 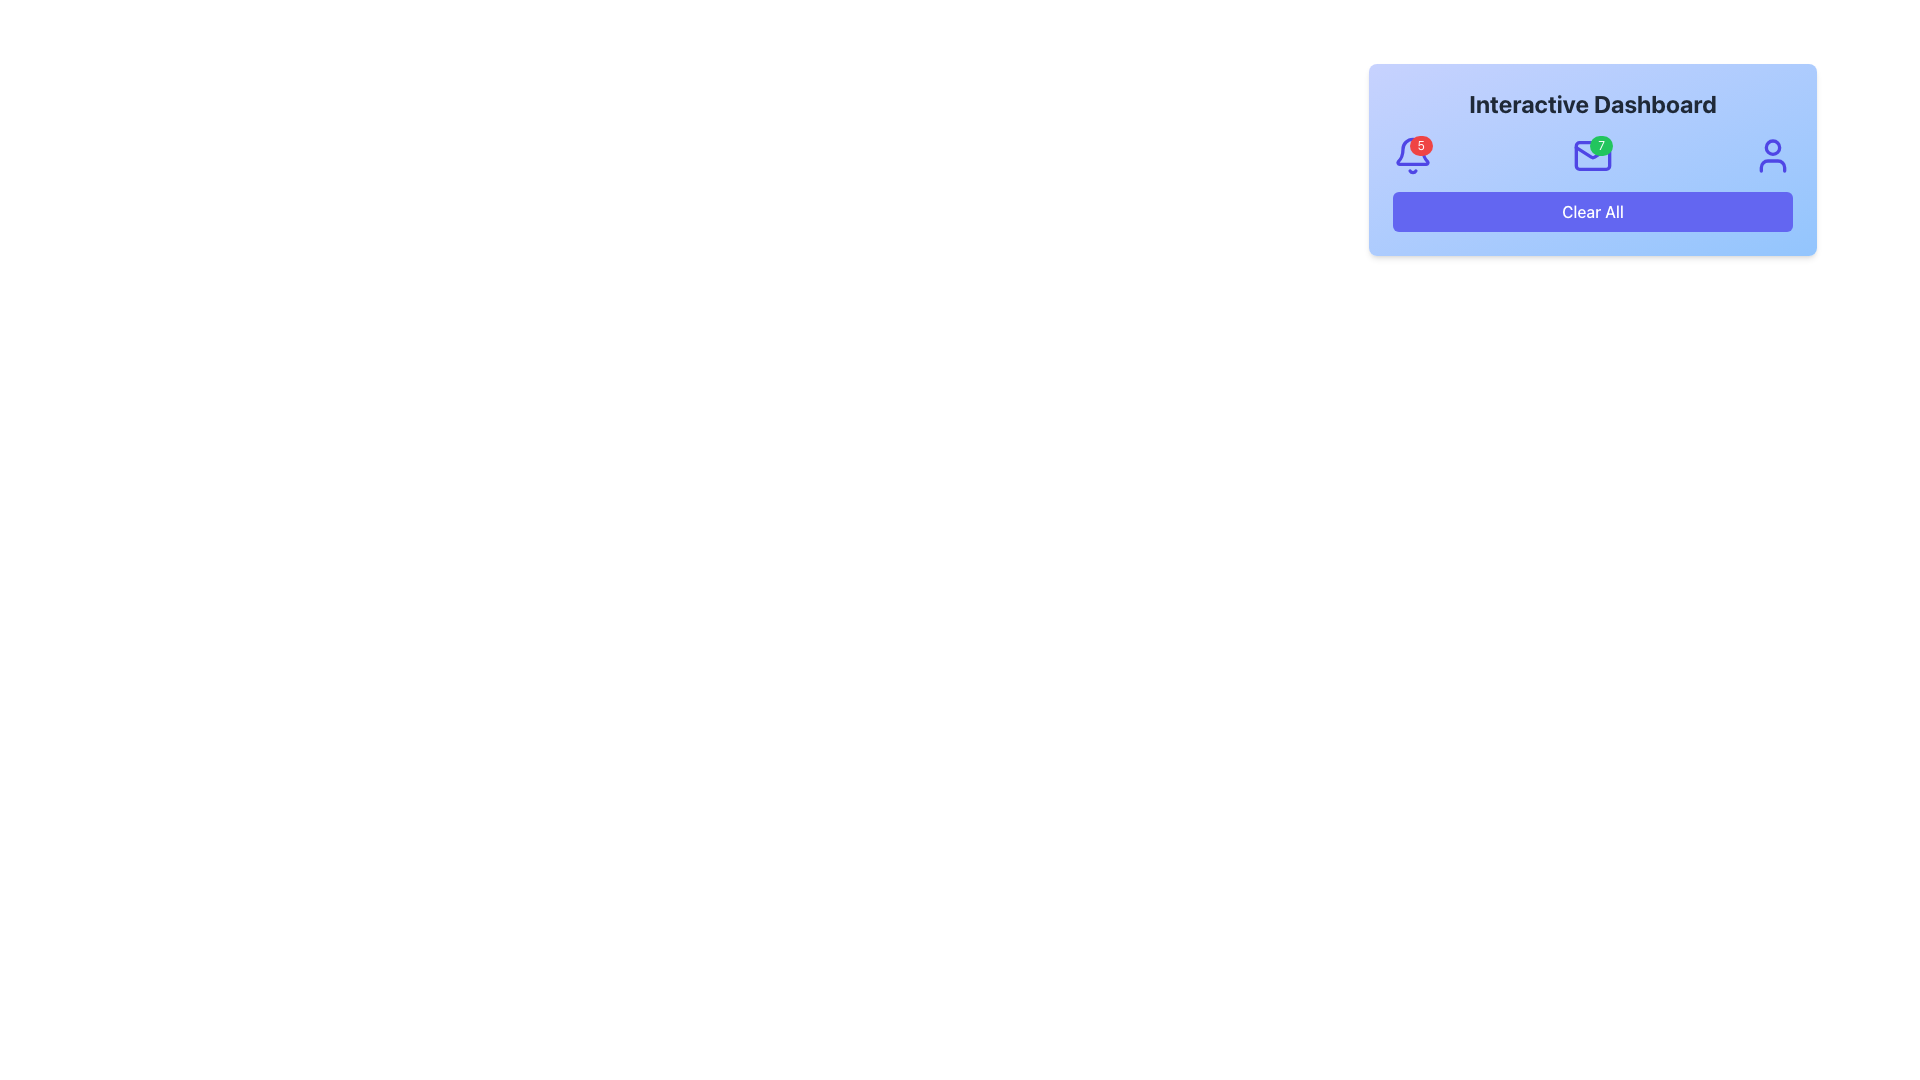 What do you see at coordinates (1601, 145) in the screenshot?
I see `the Notification Badge, a small circular badge with a green background and white text displaying the number '7', located at the top-right corner of the mail icon` at bounding box center [1601, 145].